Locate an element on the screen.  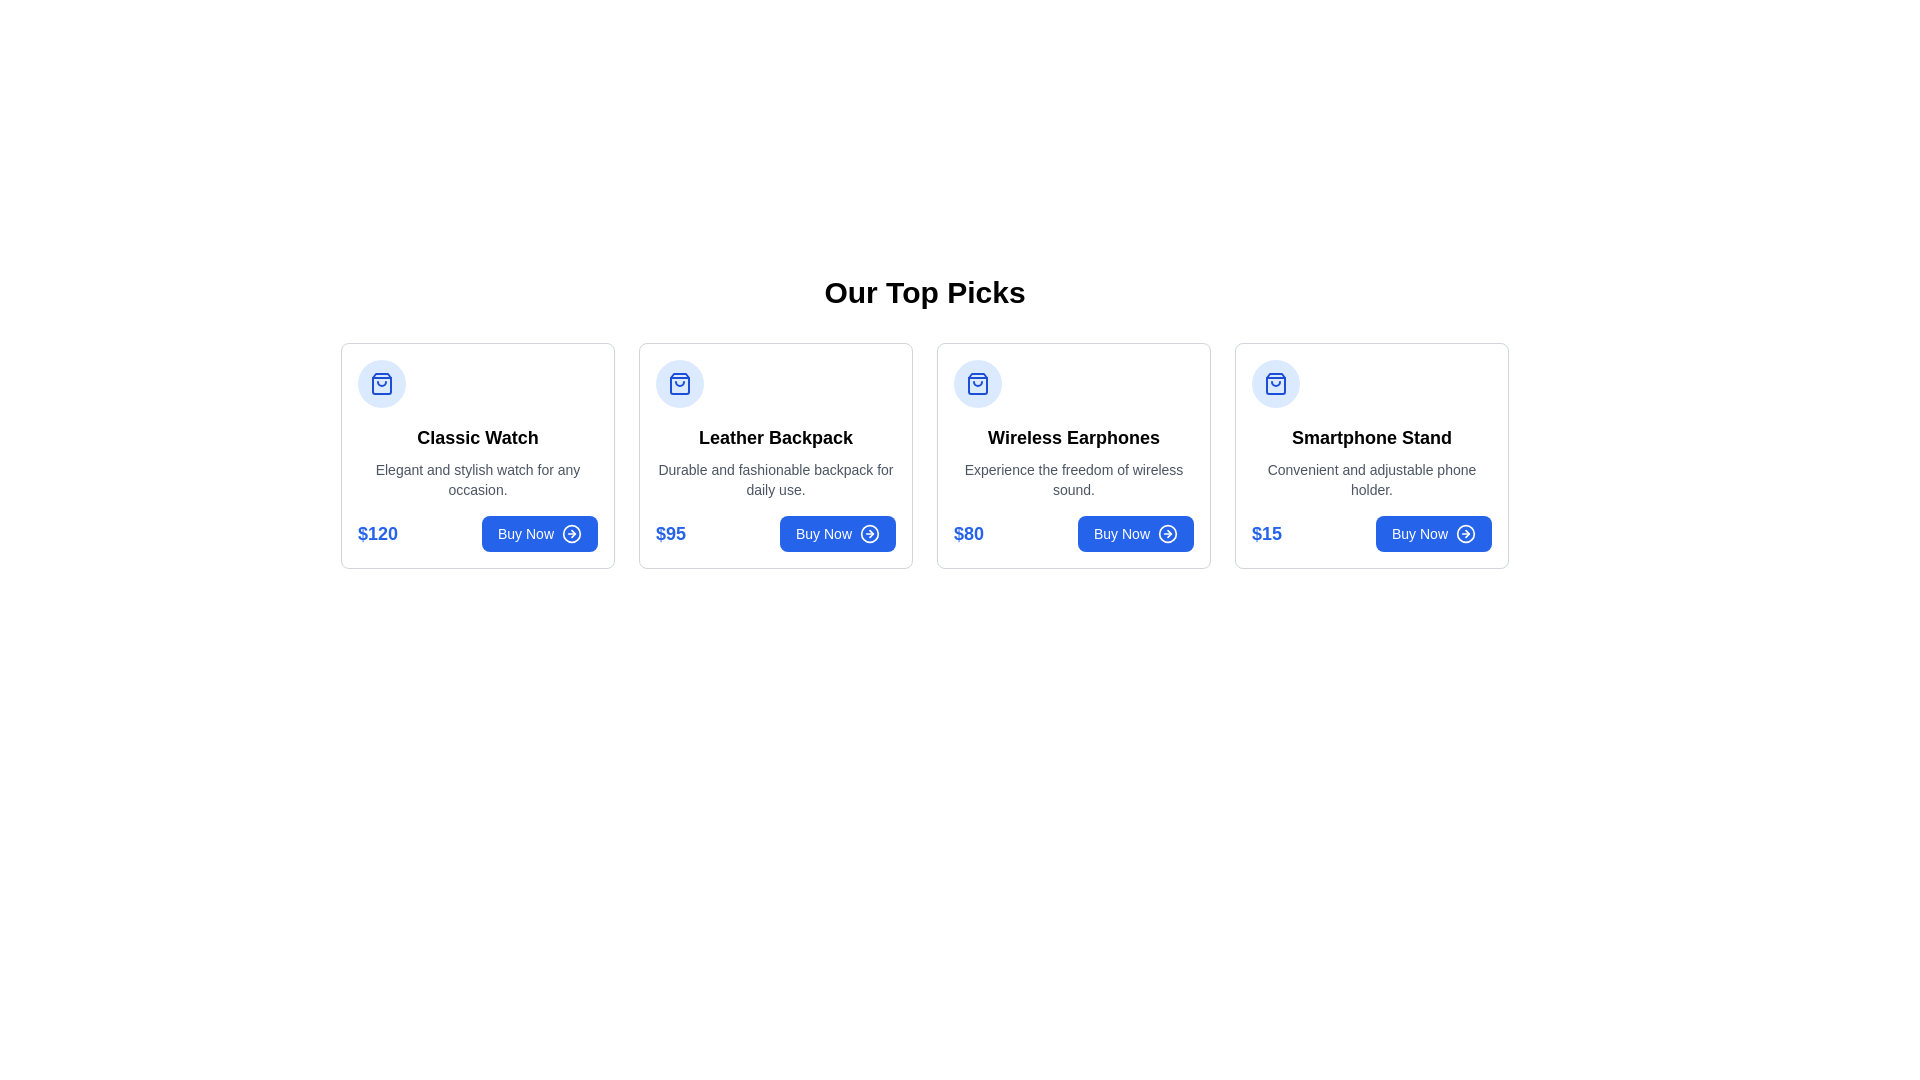
the 'Buy Now' button in the product card for 'Wireless Earphones', located below the description text and above the card's bottom margin is located at coordinates (1073, 532).